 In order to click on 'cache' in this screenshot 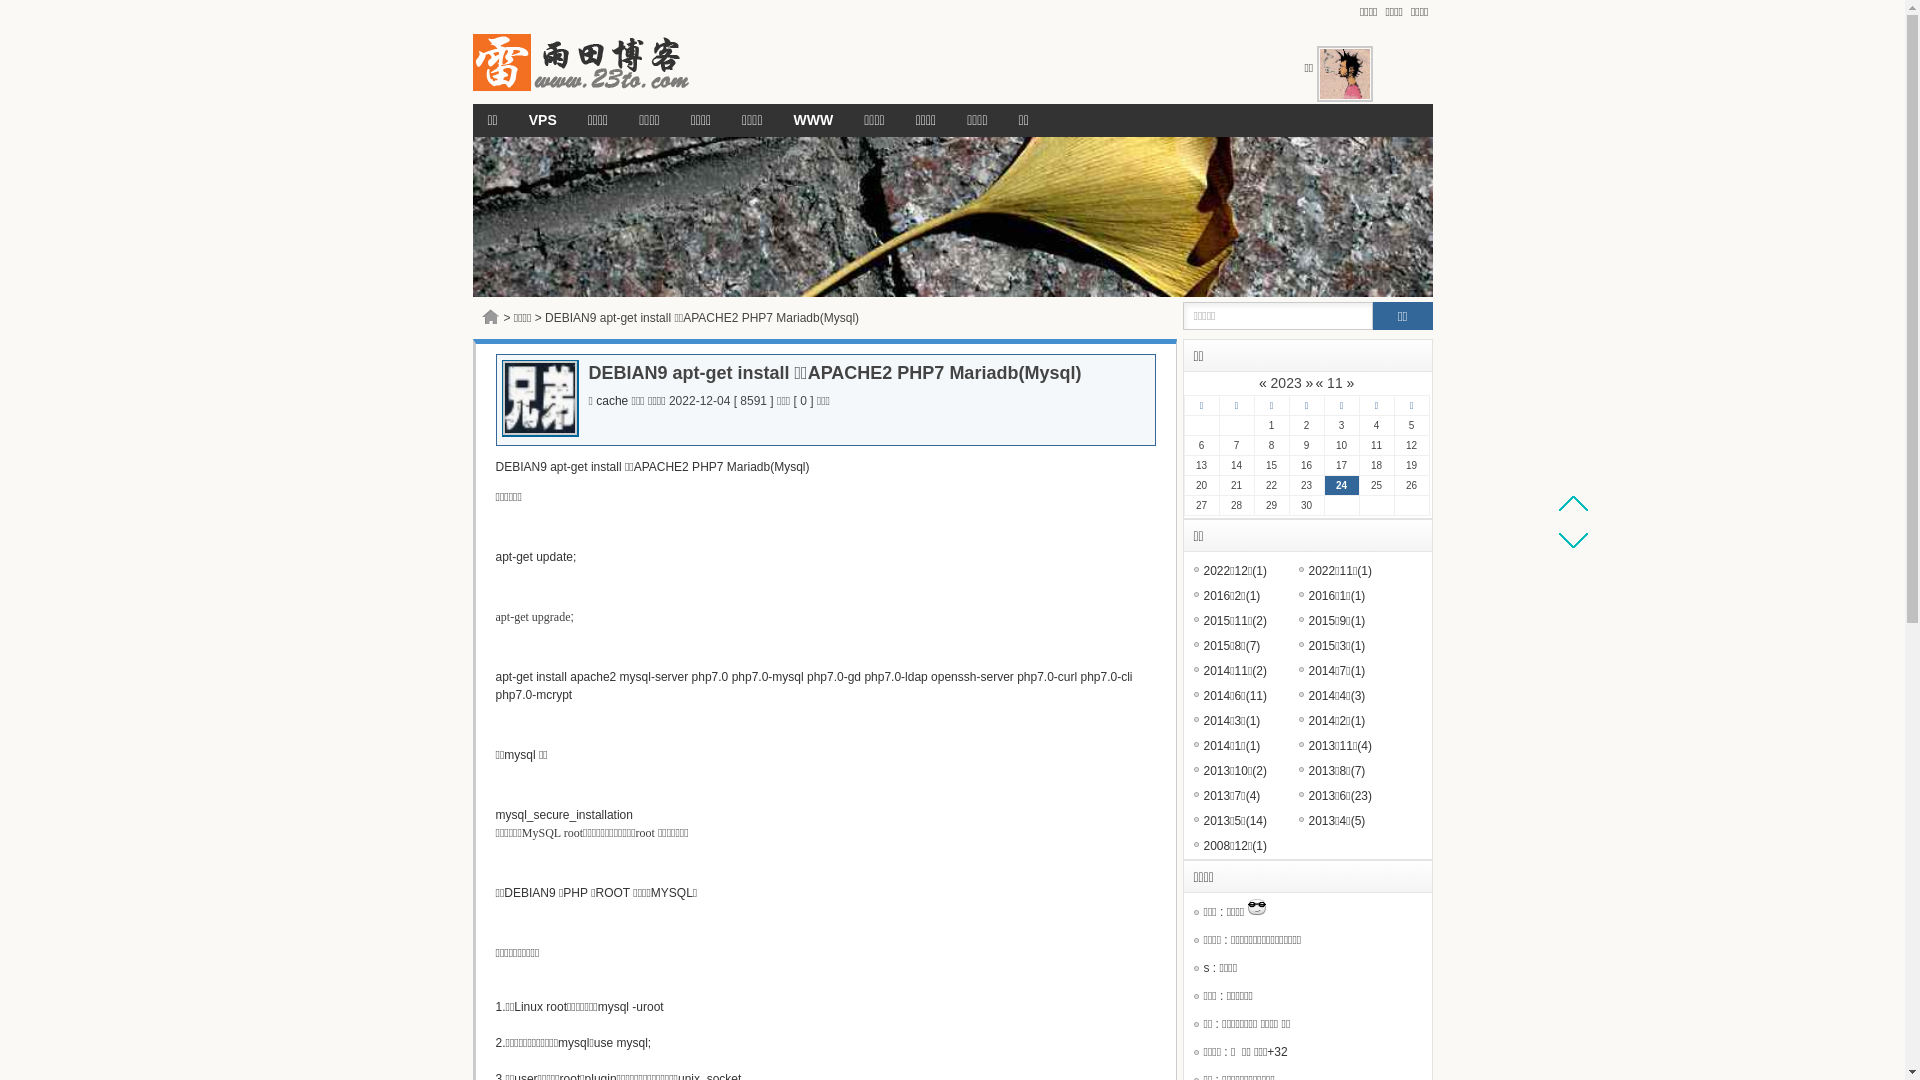, I will do `click(610, 401)`.